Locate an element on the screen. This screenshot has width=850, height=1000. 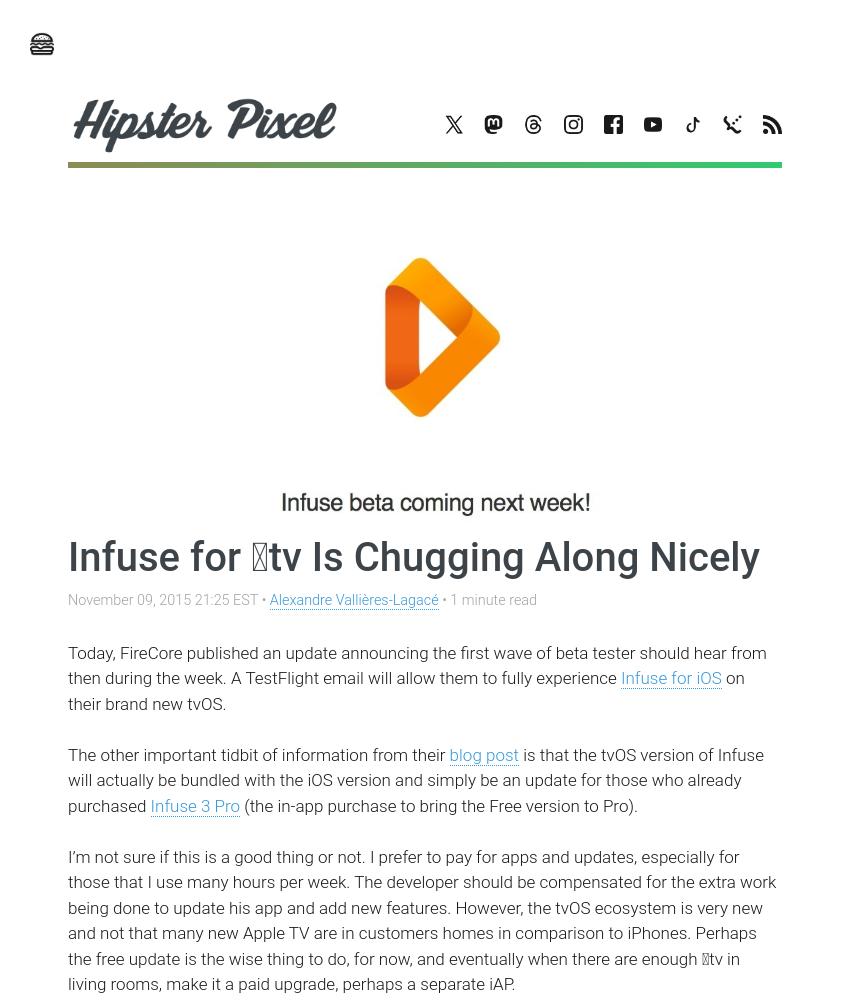
'November 09, 2015 21:25 EST •' is located at coordinates (168, 599).